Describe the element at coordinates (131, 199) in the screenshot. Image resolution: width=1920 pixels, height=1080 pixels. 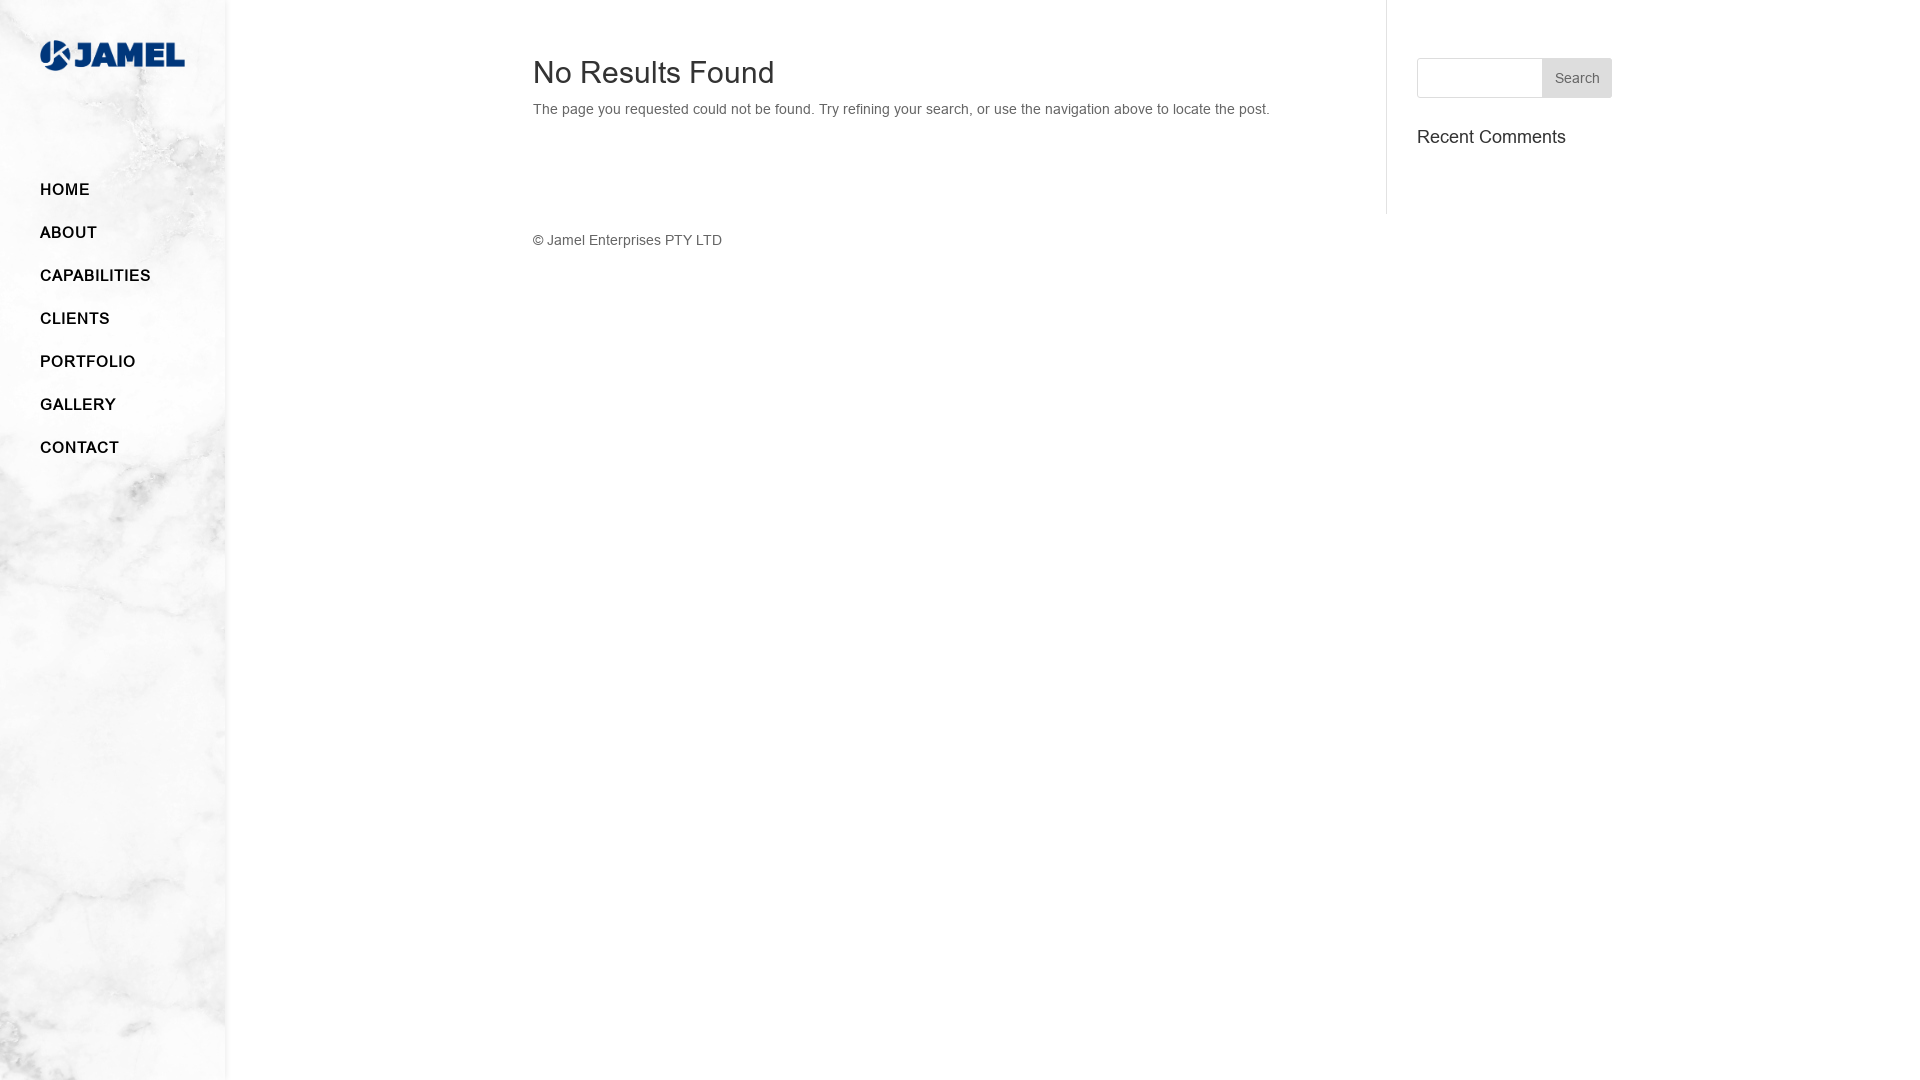
I see `'HOME'` at that location.